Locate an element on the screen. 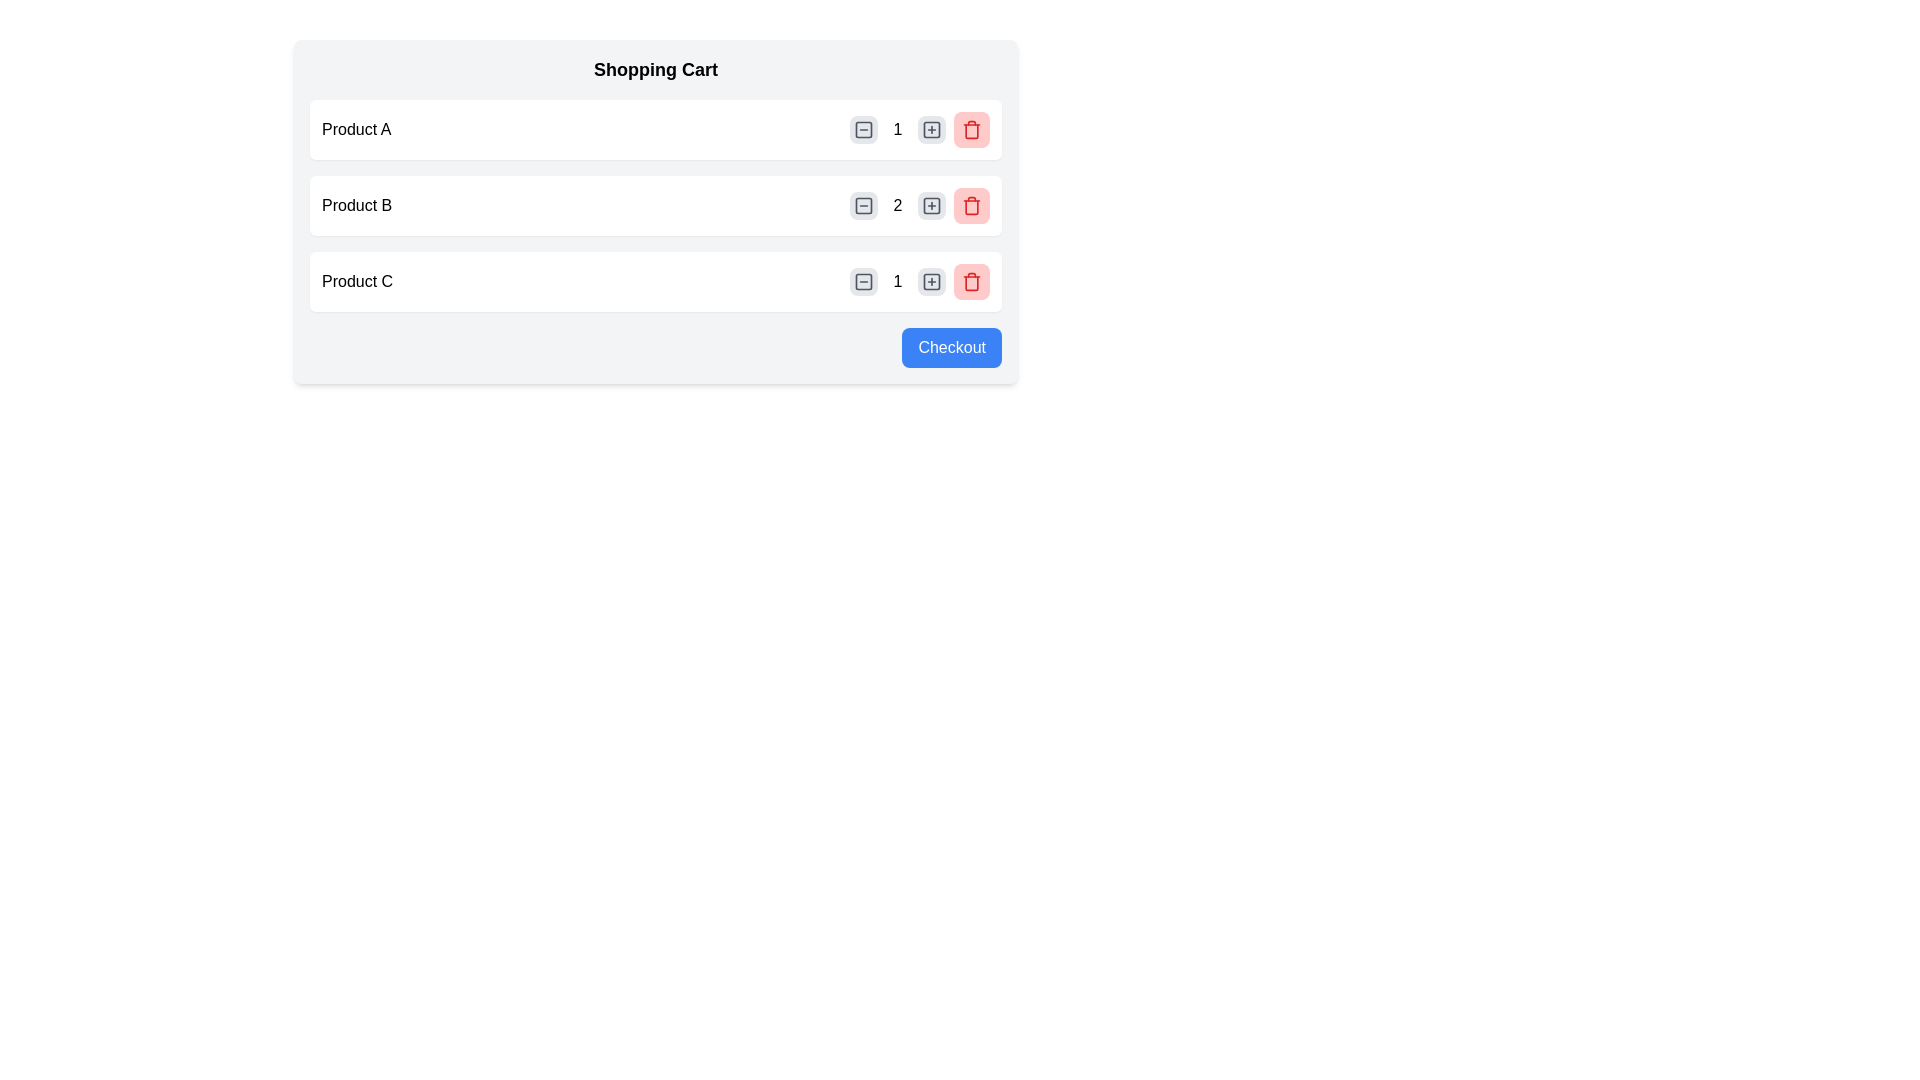 The height and width of the screenshot is (1080, 1920). the red rounded button with a trash icon located on the rightmost side of the second product entry in the shopping cart interface is located at coordinates (971, 205).